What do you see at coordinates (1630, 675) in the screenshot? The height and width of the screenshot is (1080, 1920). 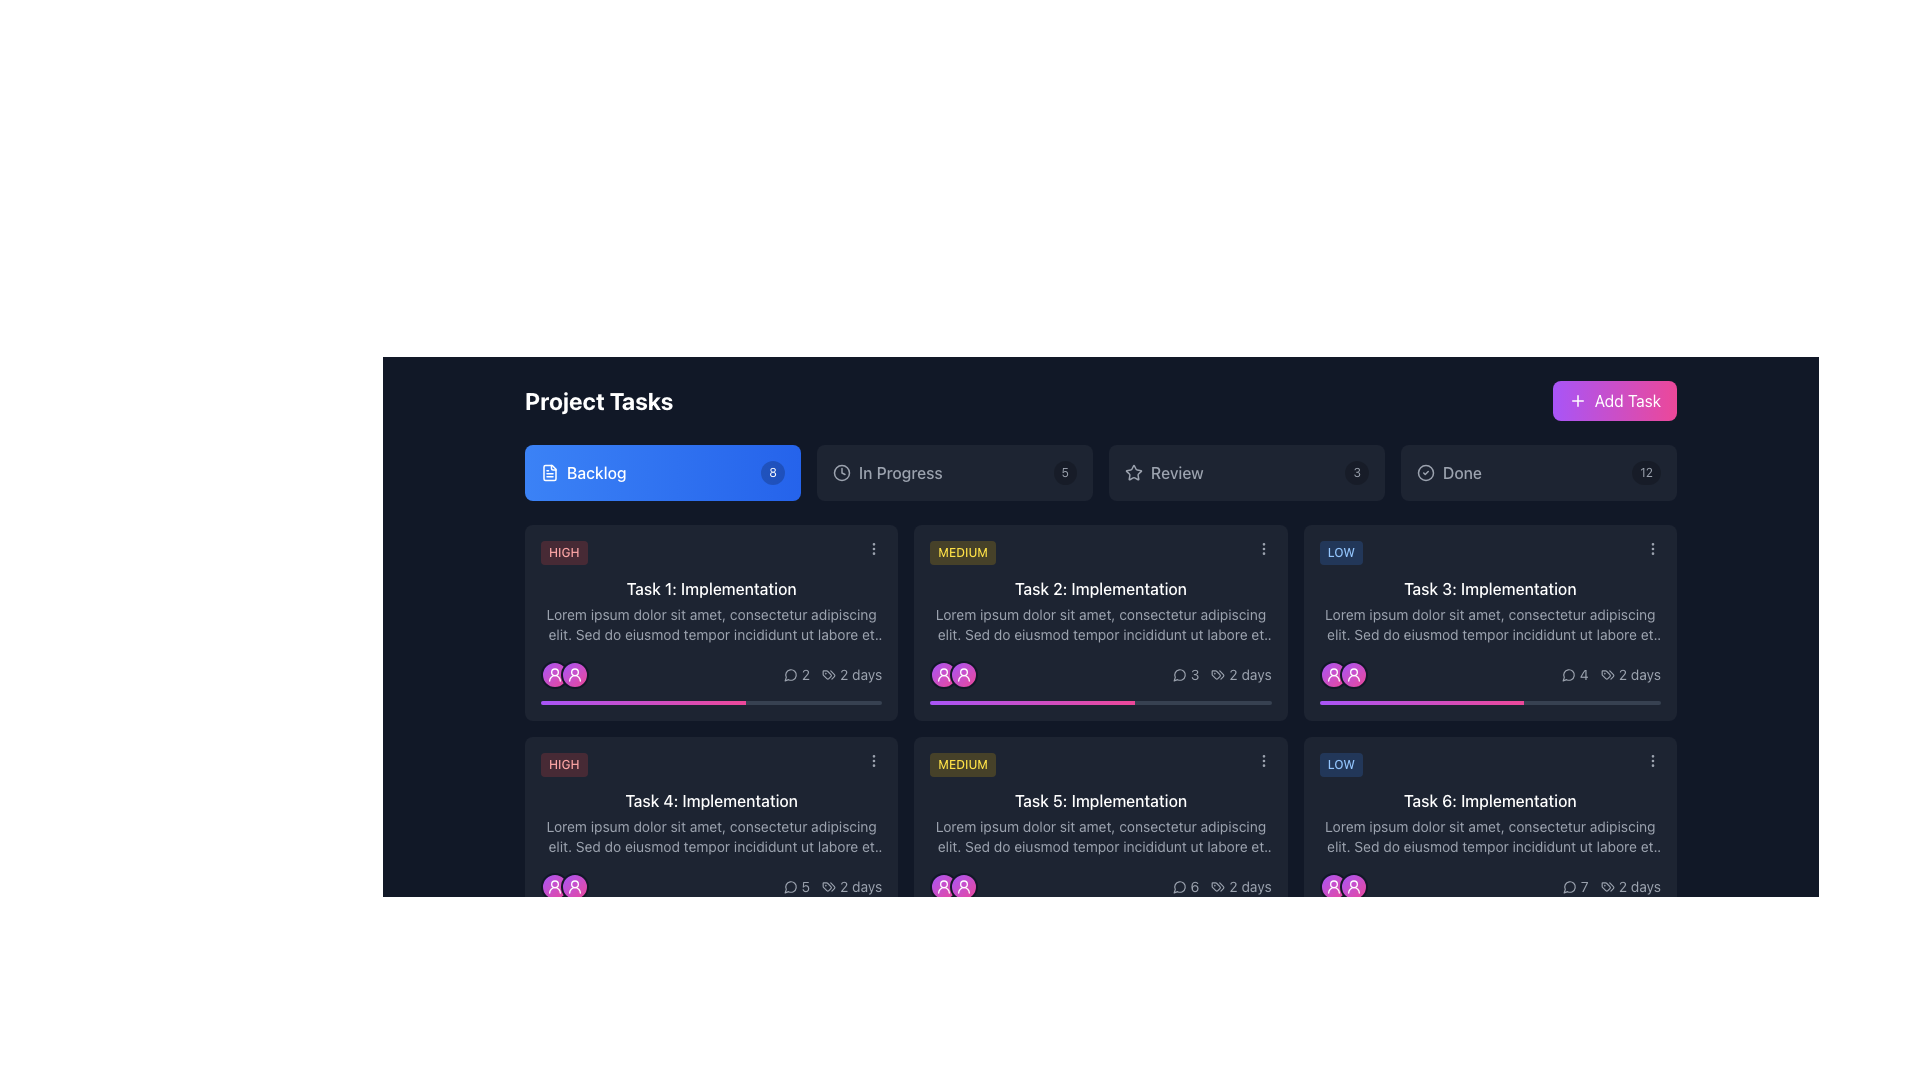 I see `the static text element displaying '2 days' next to a tag icon, located in the bottom right corner of the card labeled 'Task 3: Implementation'` at bounding box center [1630, 675].